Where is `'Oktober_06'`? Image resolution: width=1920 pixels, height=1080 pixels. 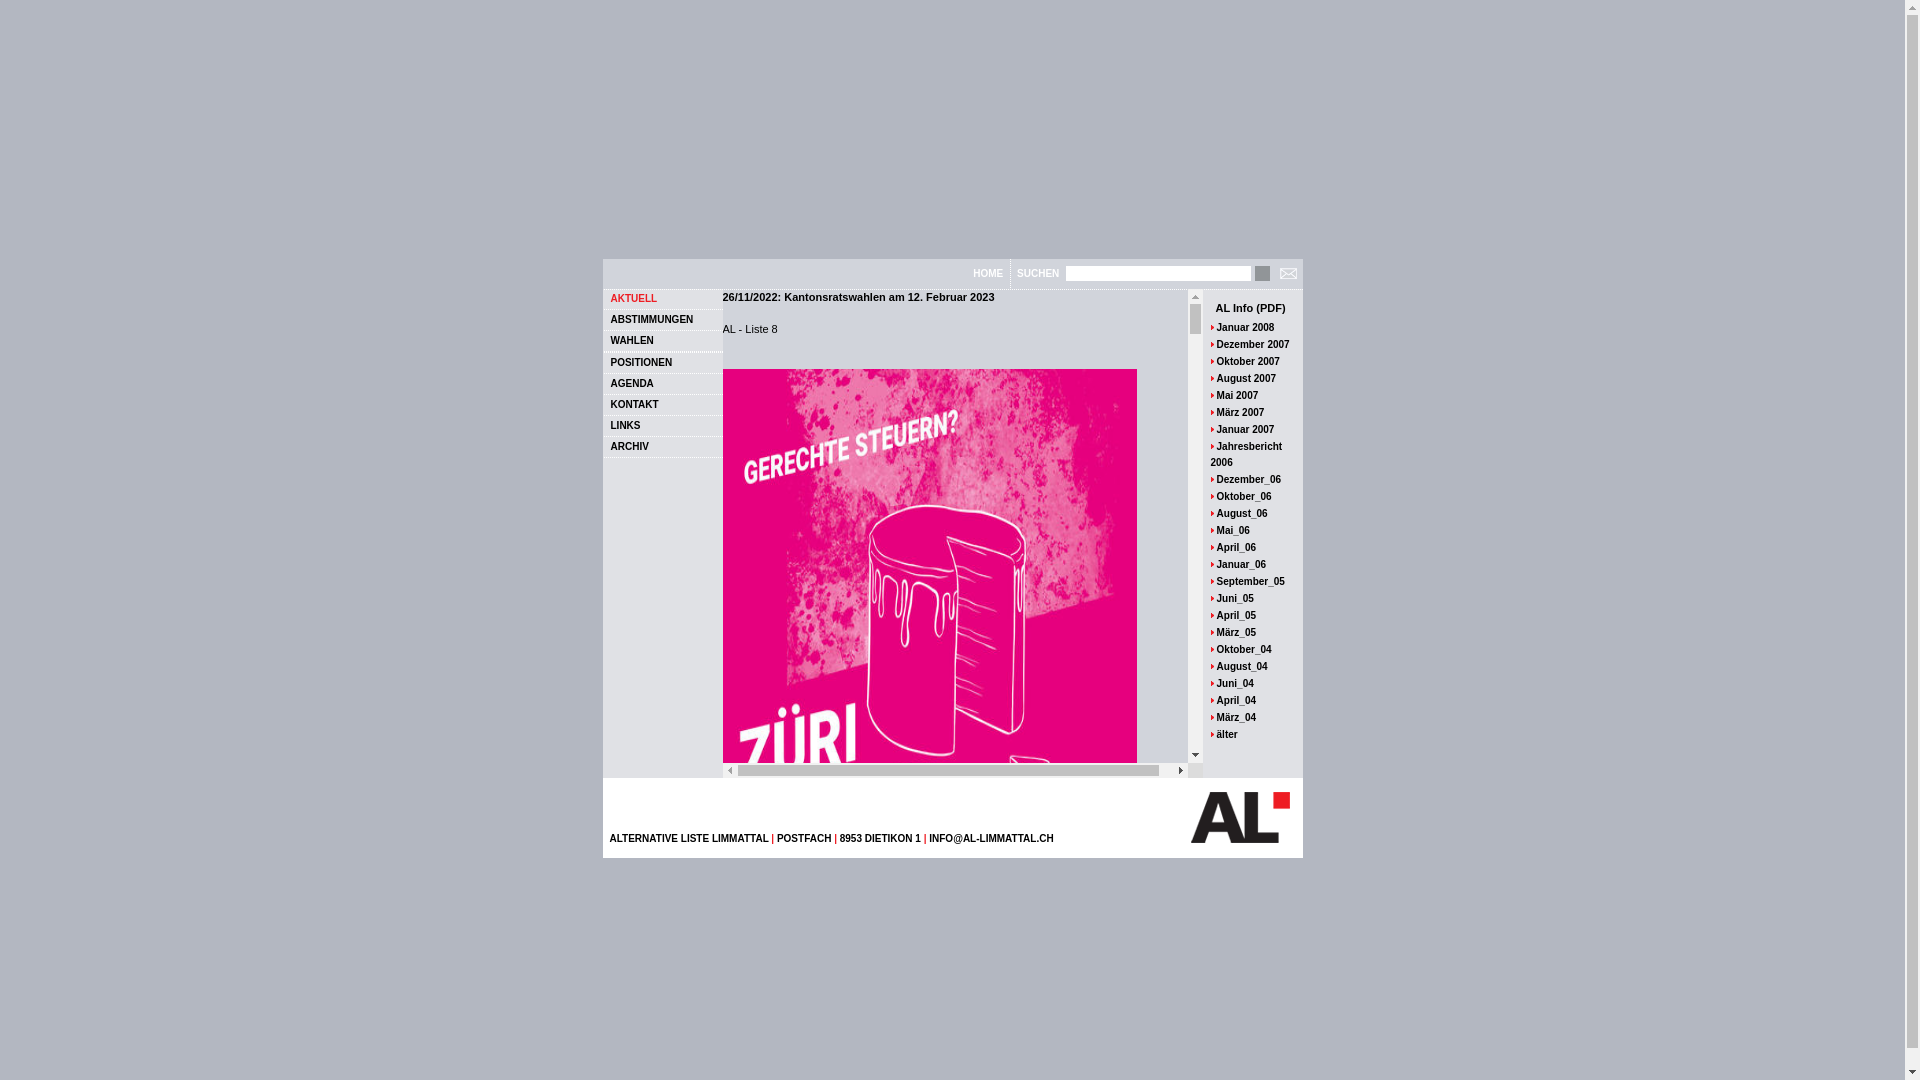 'Oktober_06' is located at coordinates (1243, 495).